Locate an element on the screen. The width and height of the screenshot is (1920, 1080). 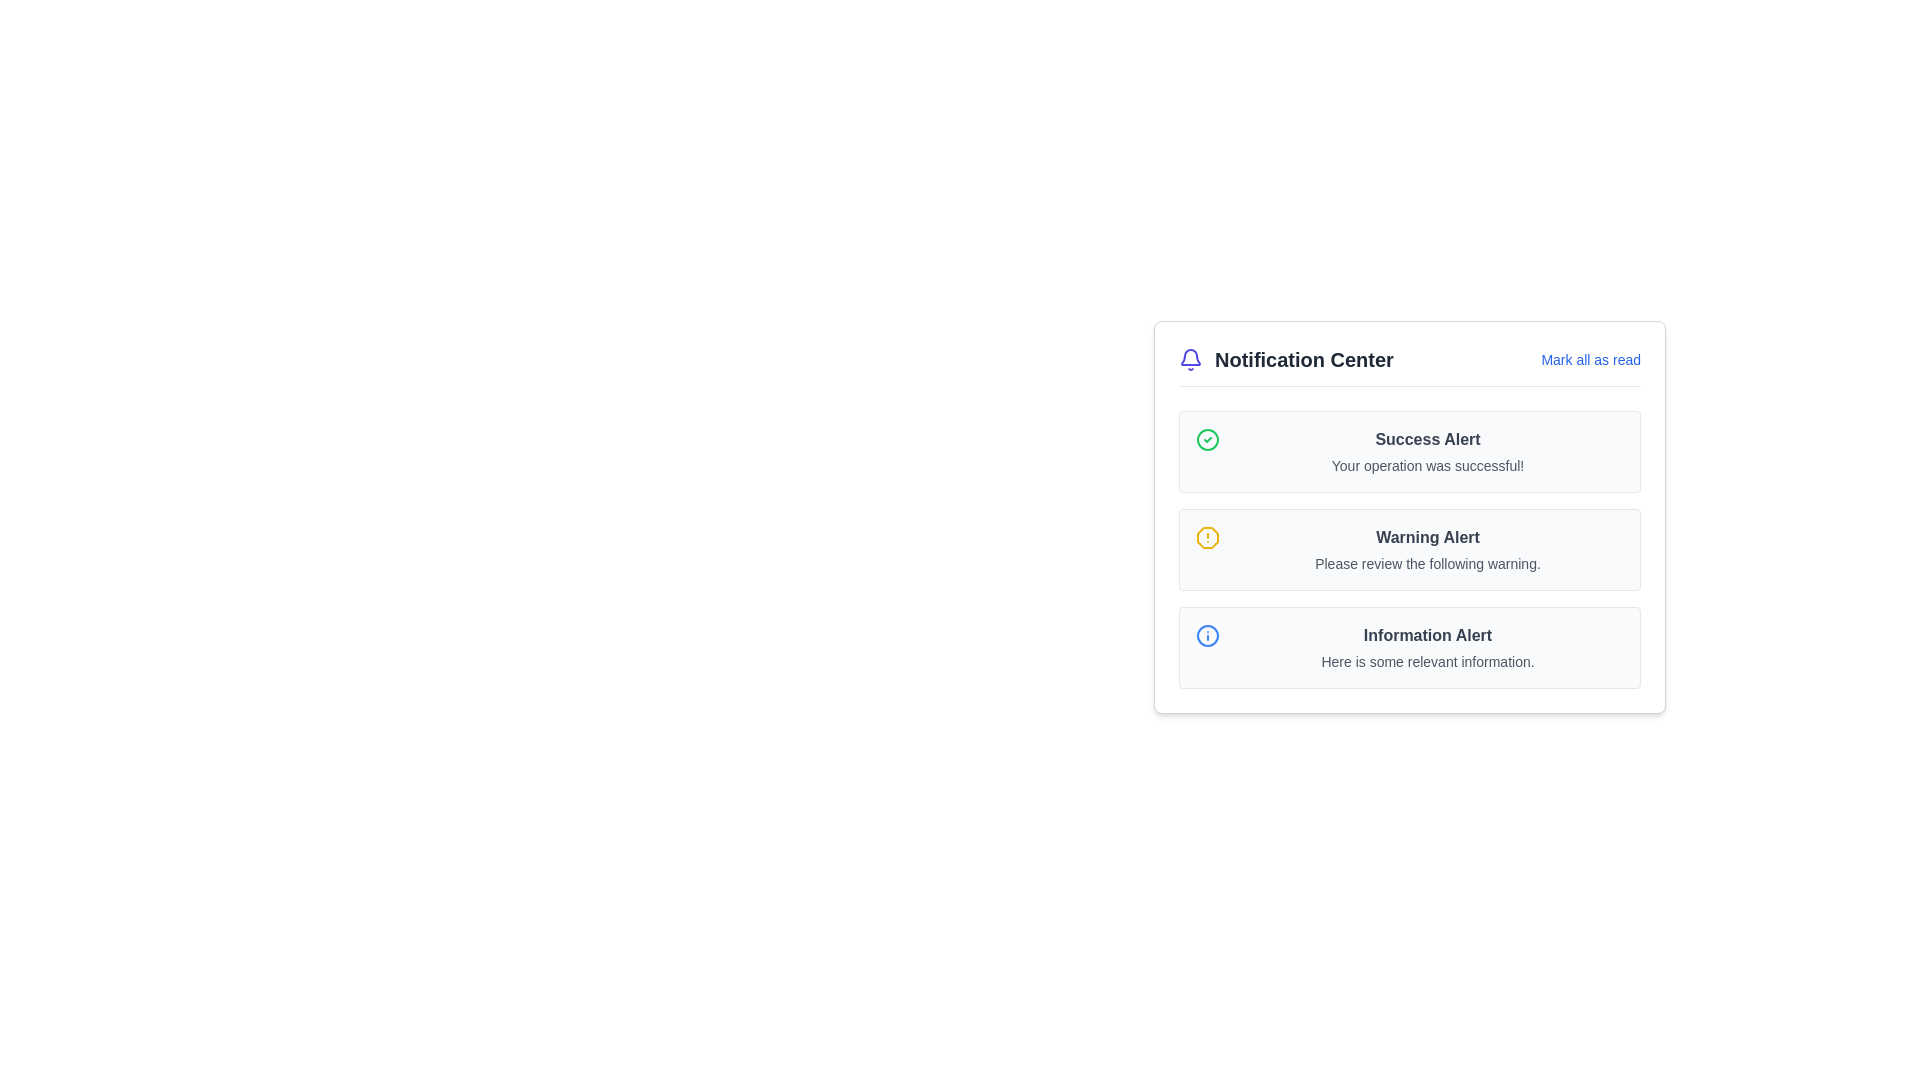
the success alert icon located to the left of the 'Success Alert' text in the first notification box is located at coordinates (1207, 438).